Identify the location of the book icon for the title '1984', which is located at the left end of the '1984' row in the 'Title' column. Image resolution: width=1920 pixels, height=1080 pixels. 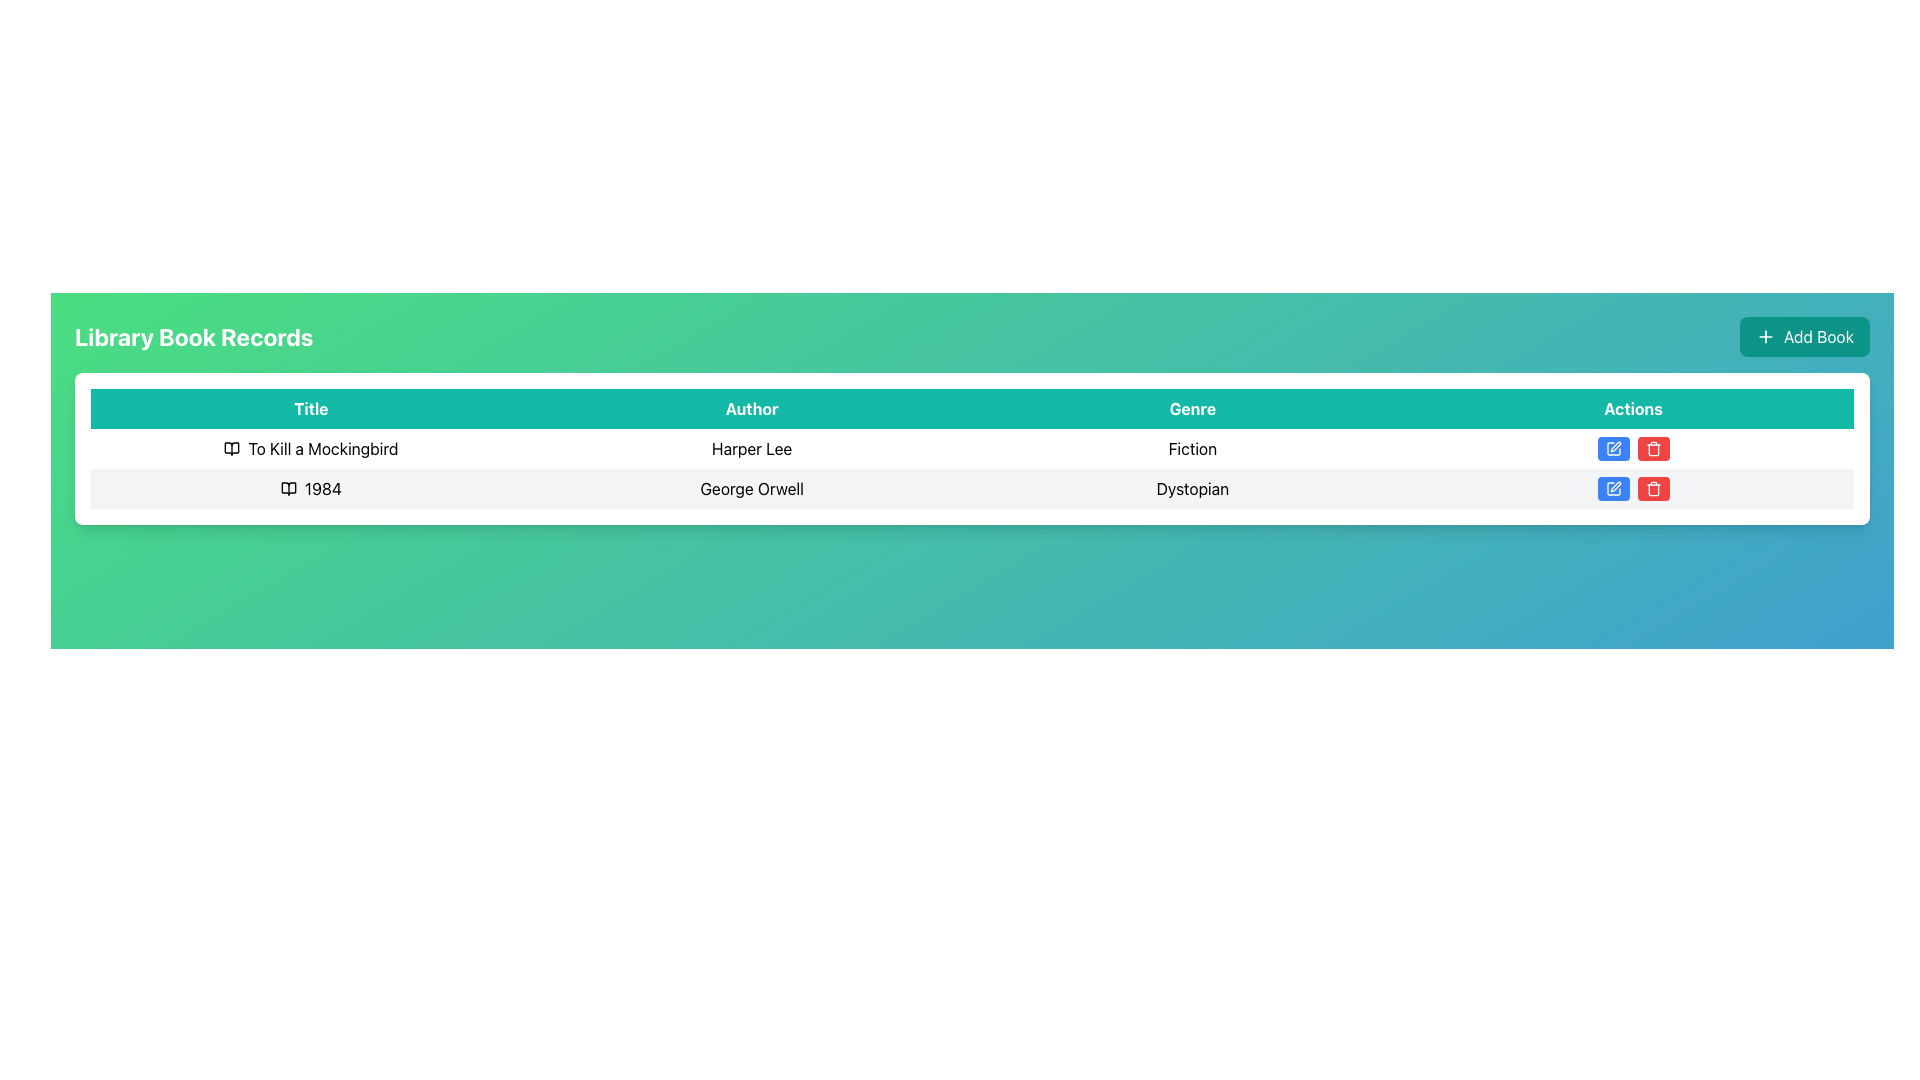
(287, 489).